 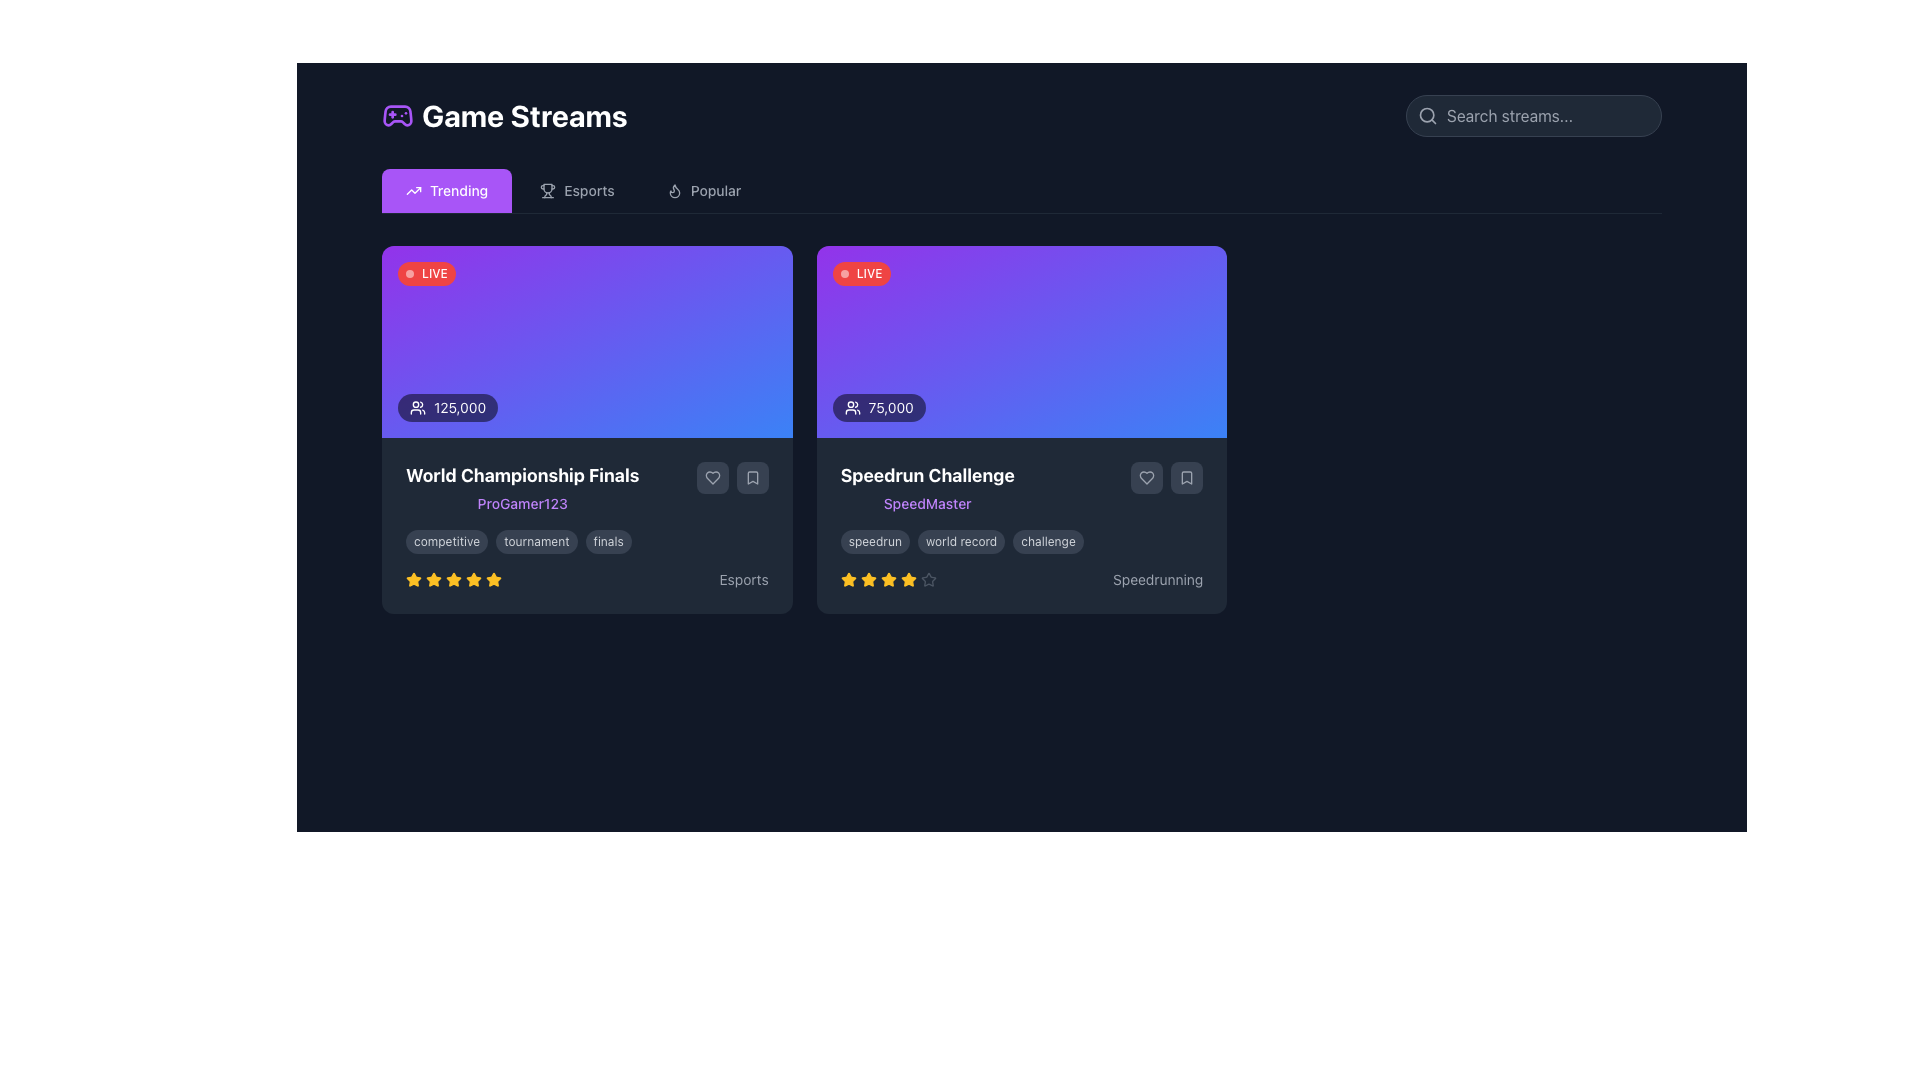 I want to click on displayed information from the text label element that serves as a title and subtitle for the content represented by the card, located in the central-right card of the second row, so click(x=926, y=488).